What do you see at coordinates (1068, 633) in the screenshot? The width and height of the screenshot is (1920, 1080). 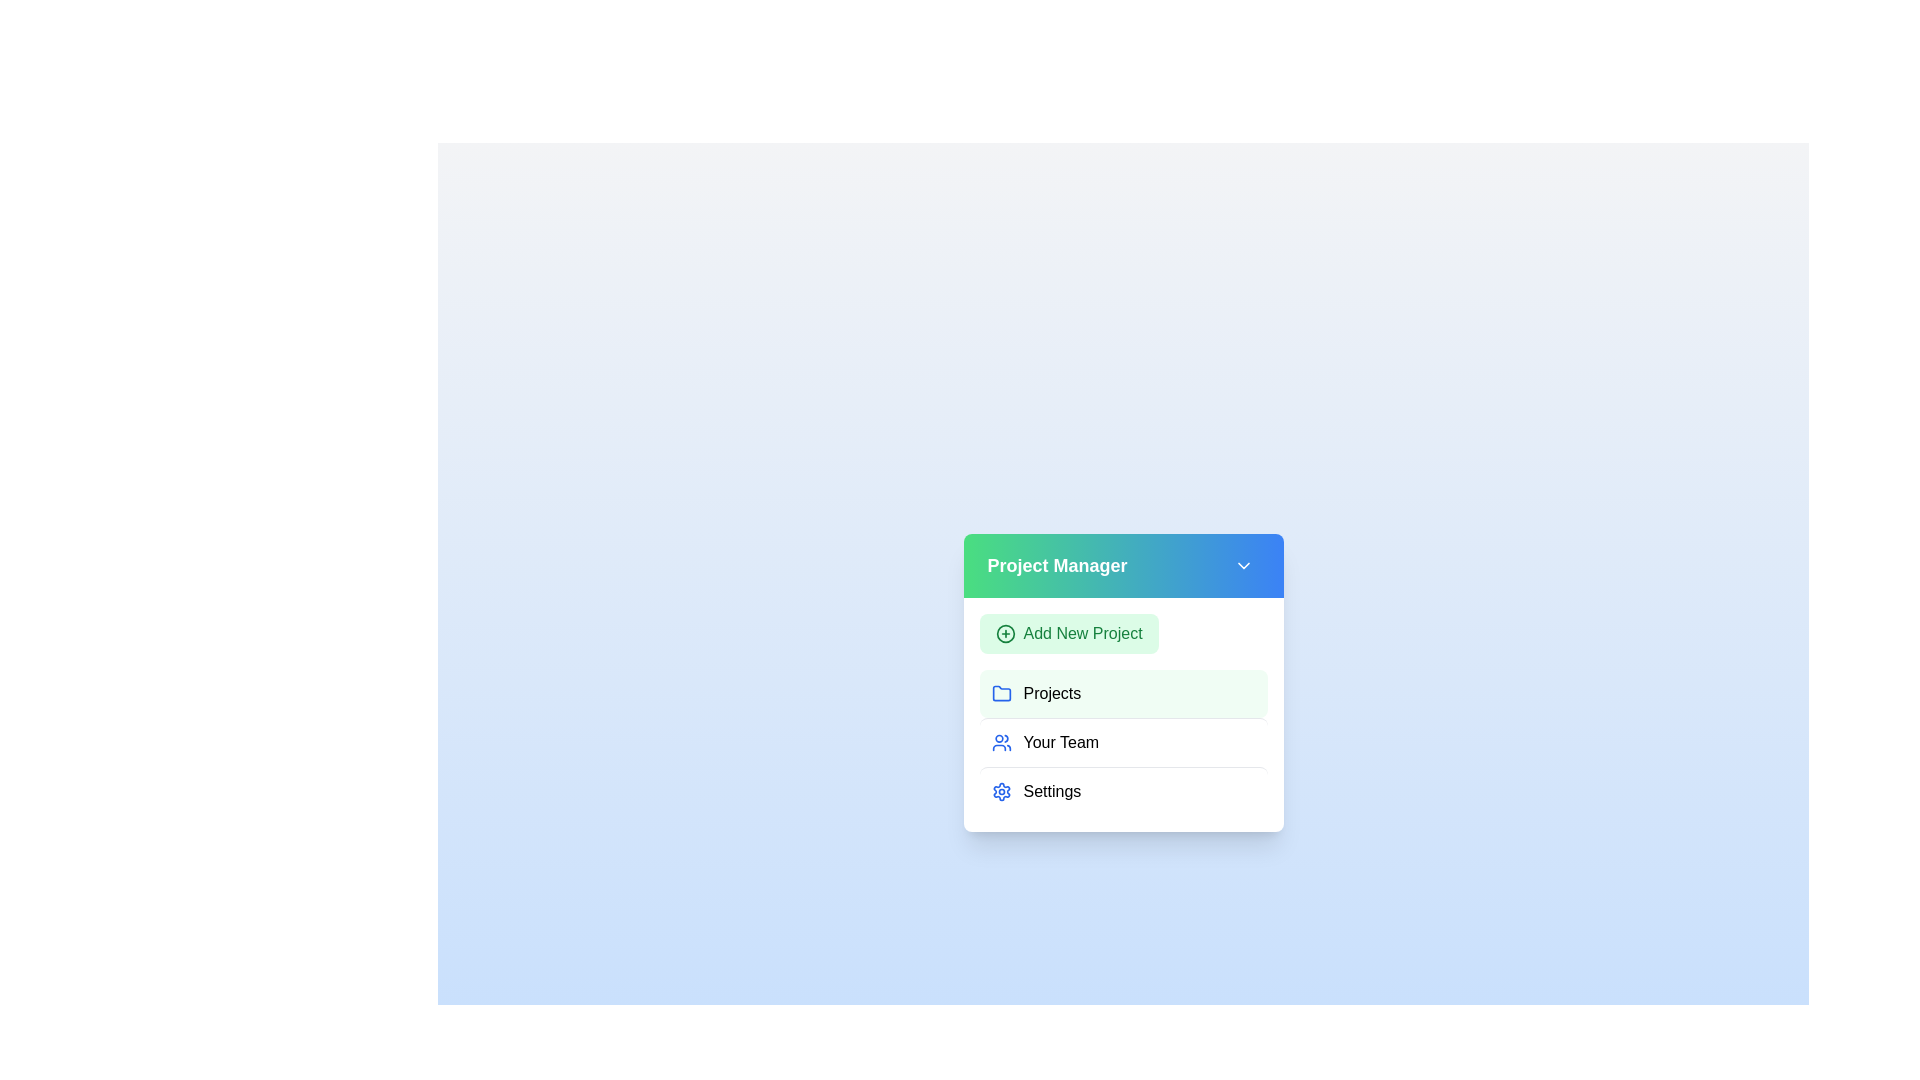 I see `the 'Add New Project' button` at bounding box center [1068, 633].